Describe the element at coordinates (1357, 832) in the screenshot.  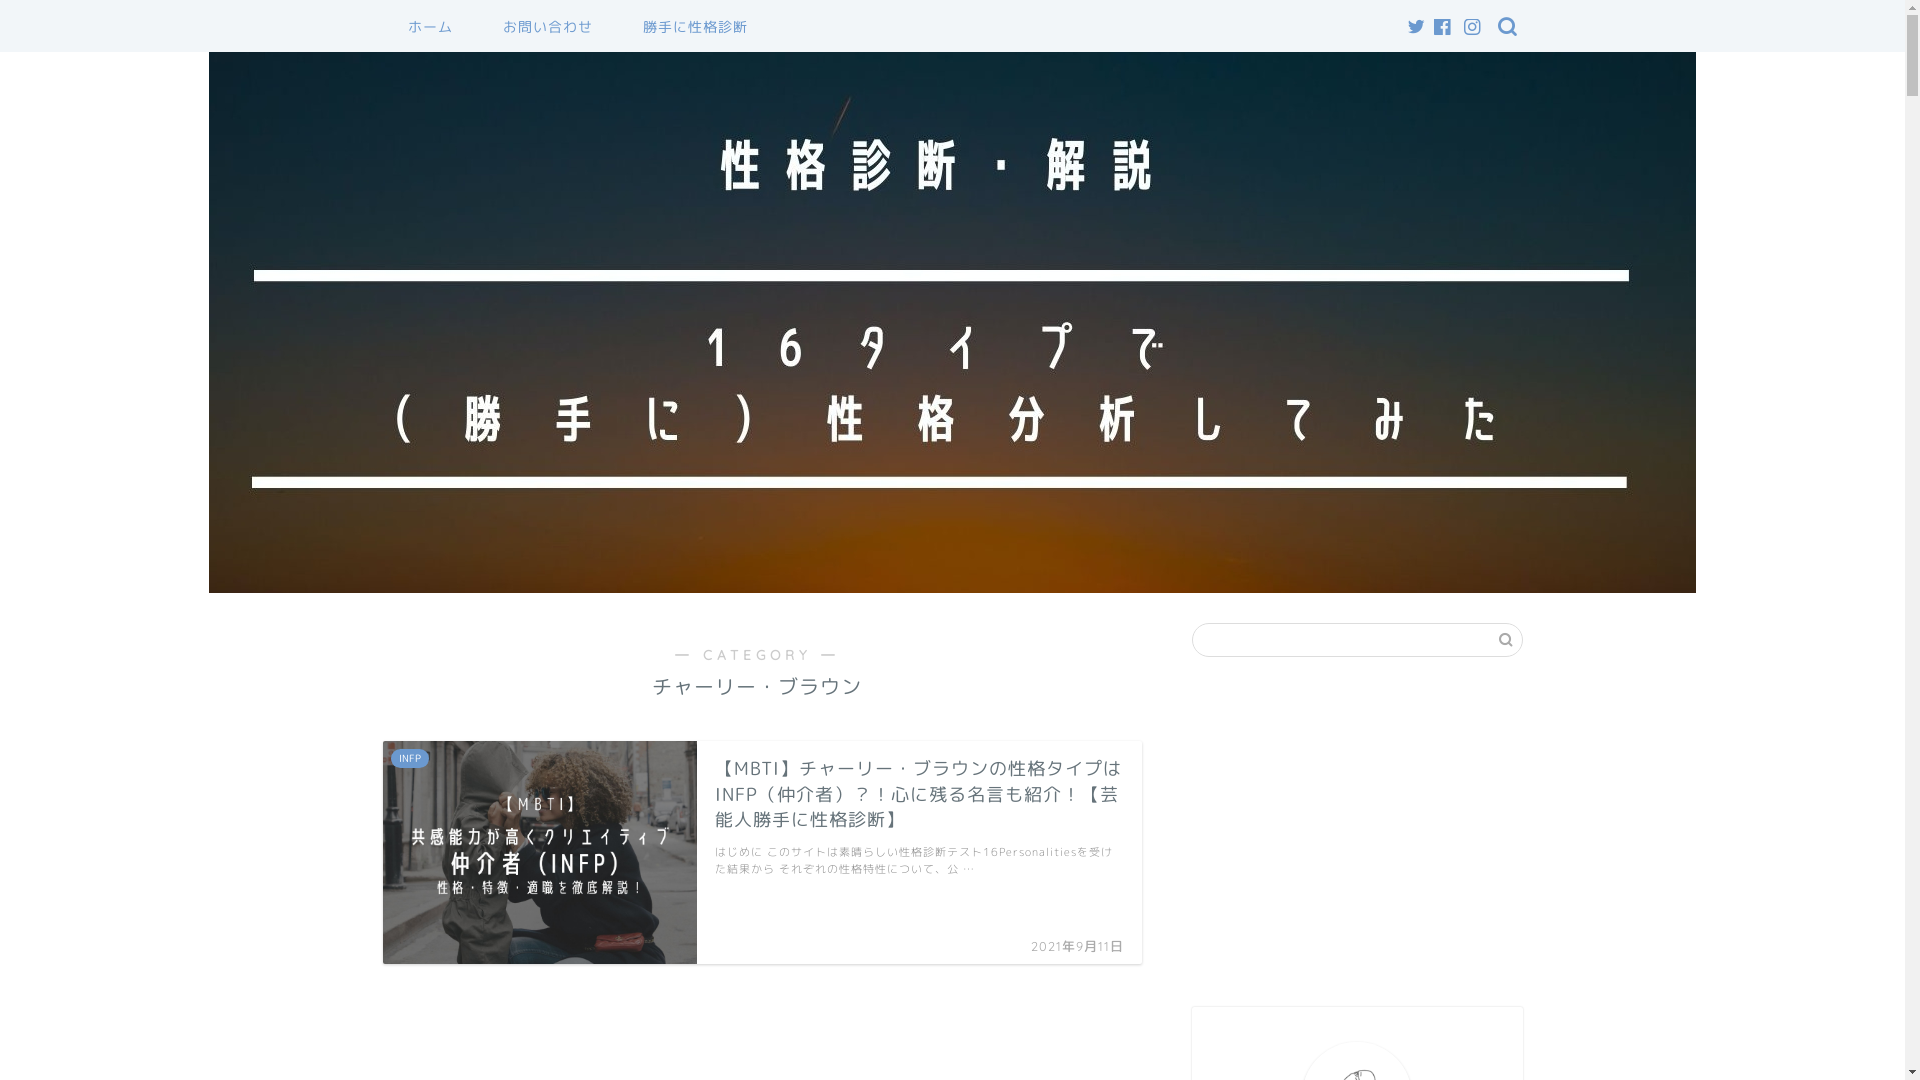
I see `'Advertisement'` at that location.